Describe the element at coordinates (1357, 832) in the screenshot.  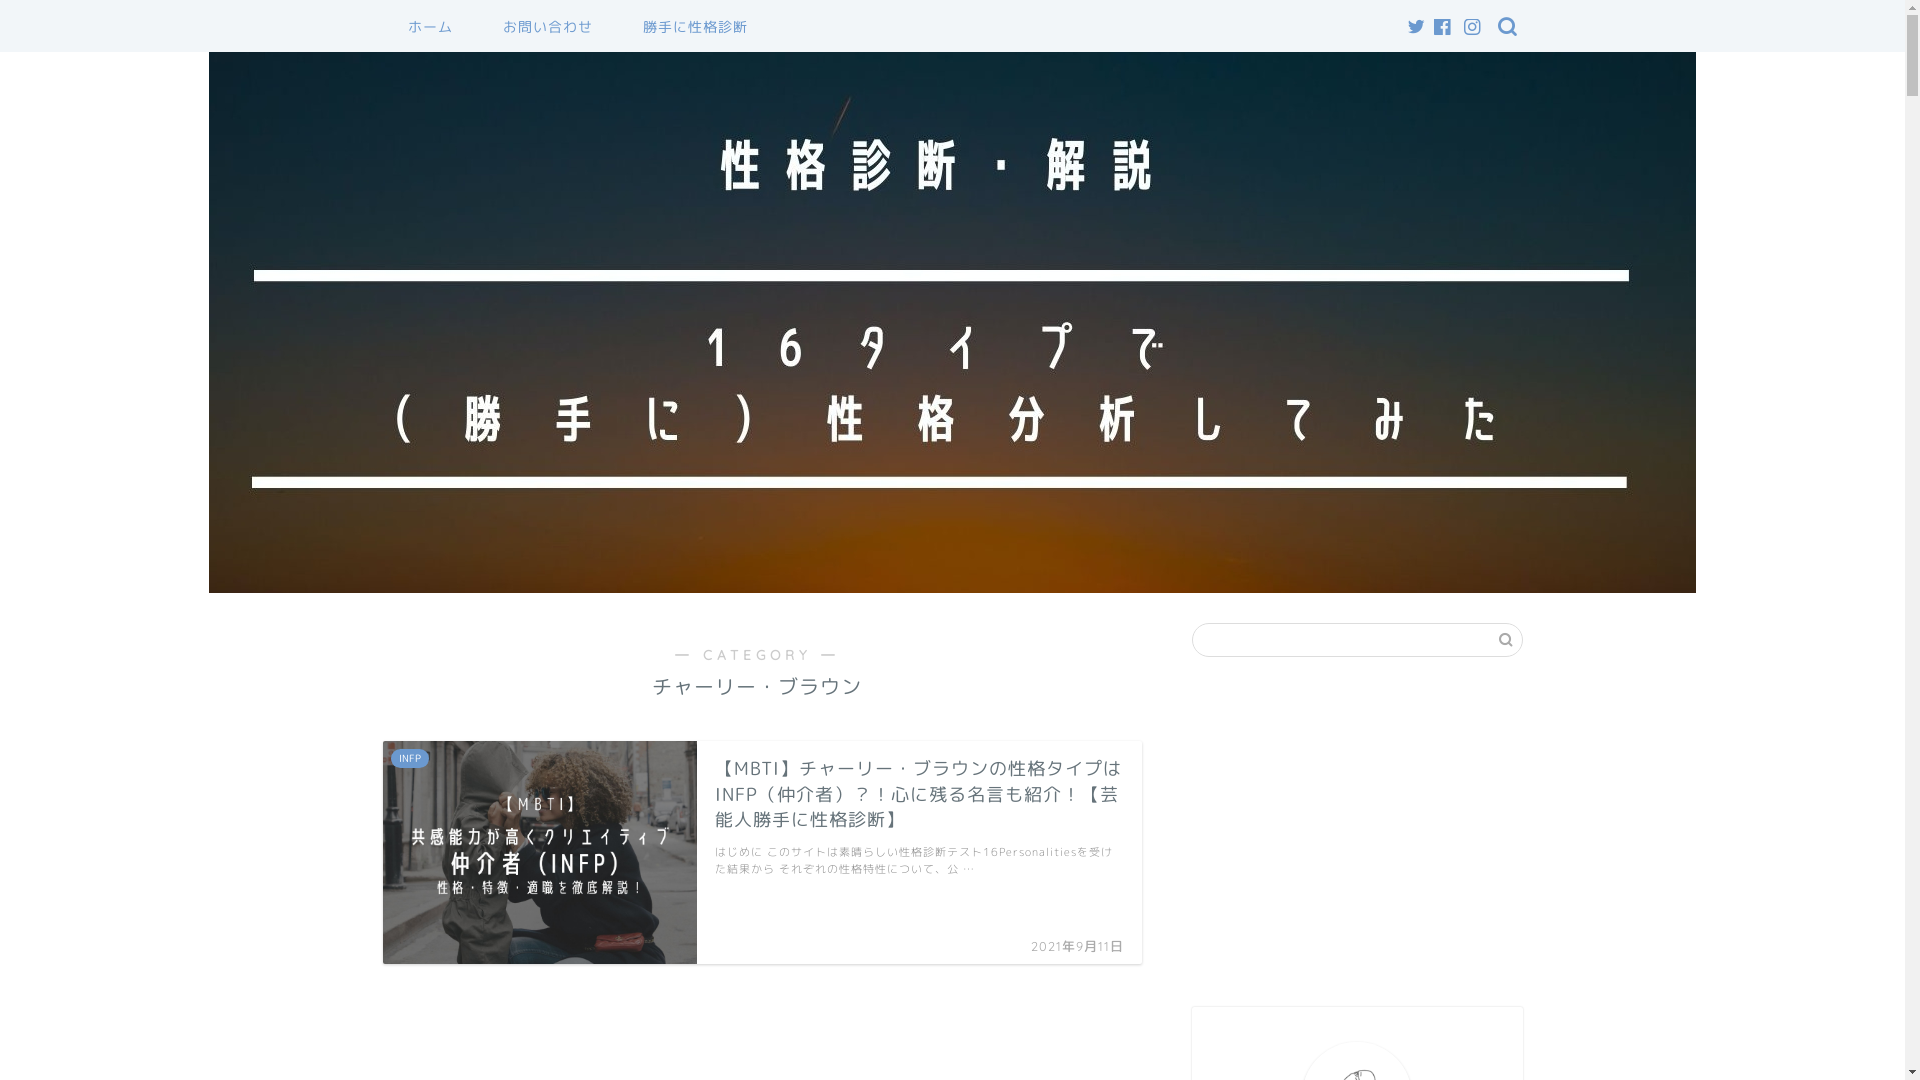
I see `'Advertisement'` at that location.